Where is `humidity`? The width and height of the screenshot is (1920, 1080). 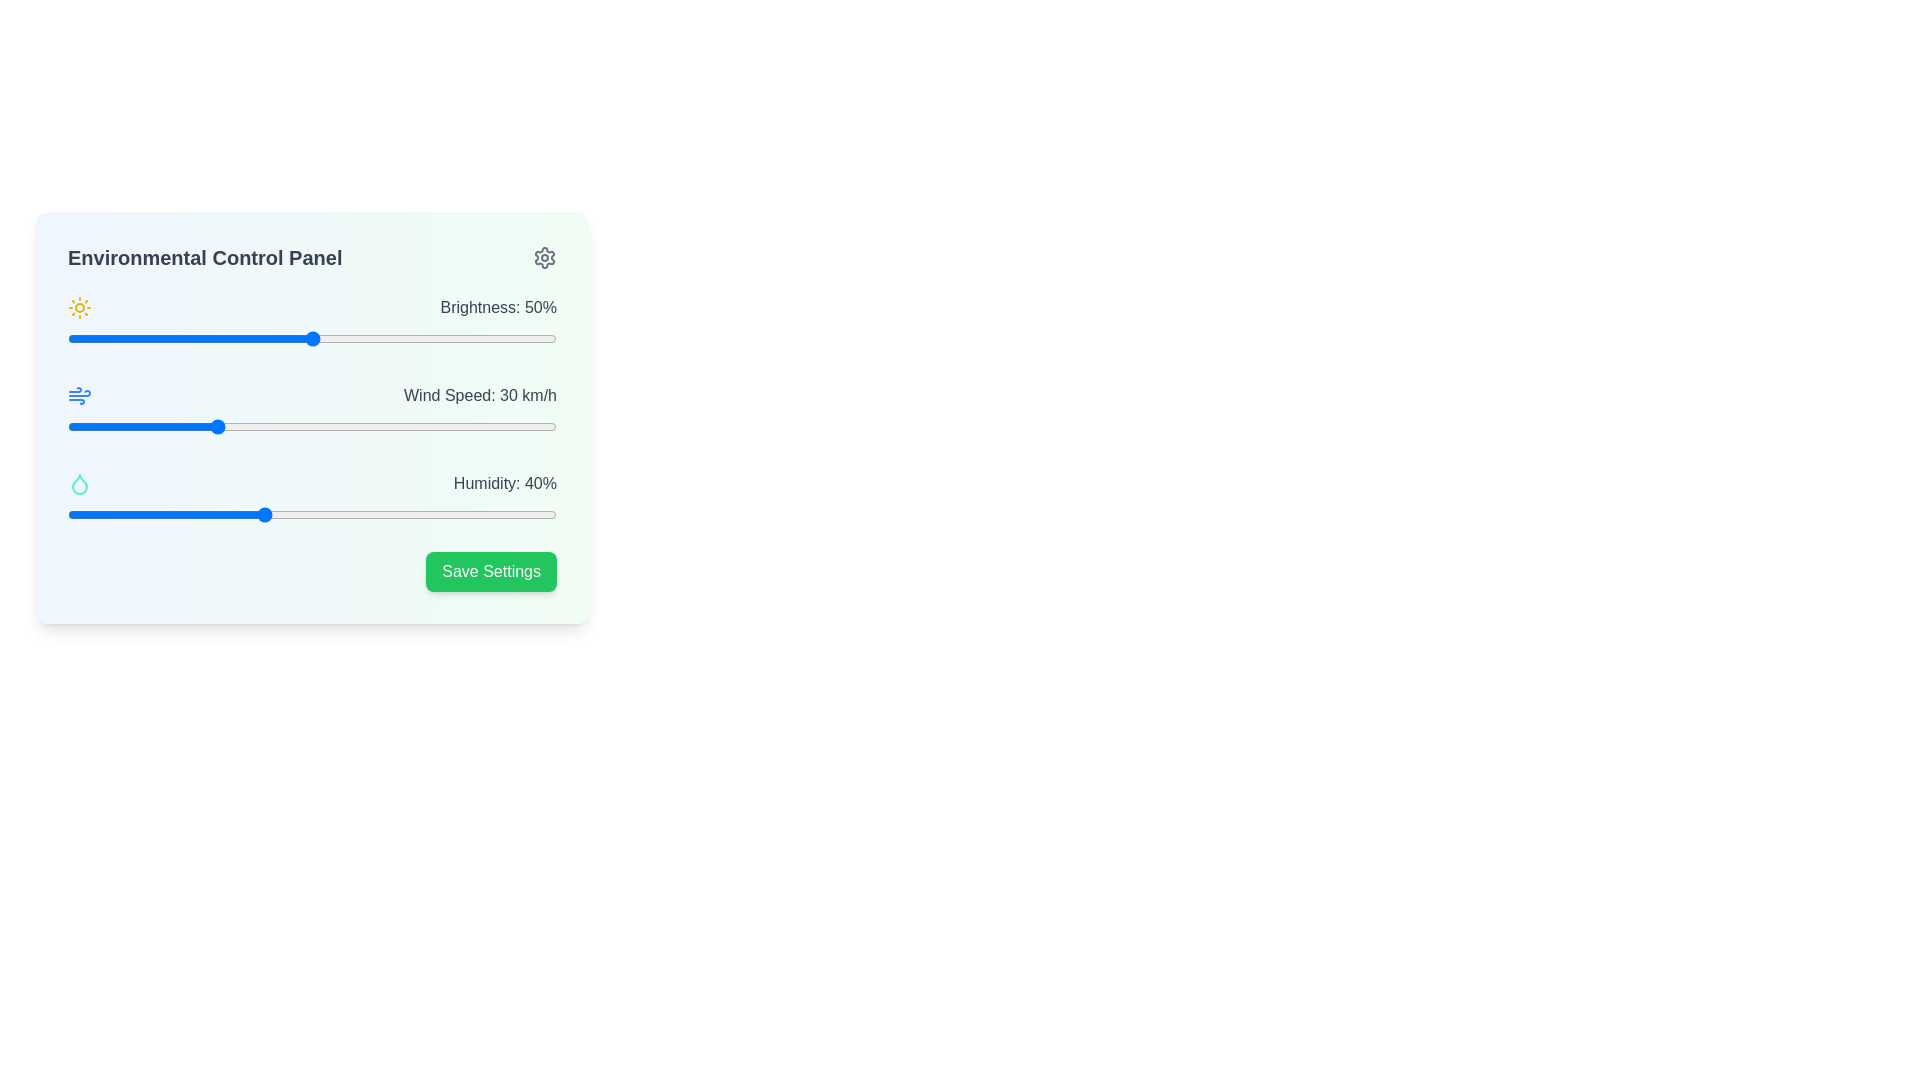 humidity is located at coordinates (341, 514).